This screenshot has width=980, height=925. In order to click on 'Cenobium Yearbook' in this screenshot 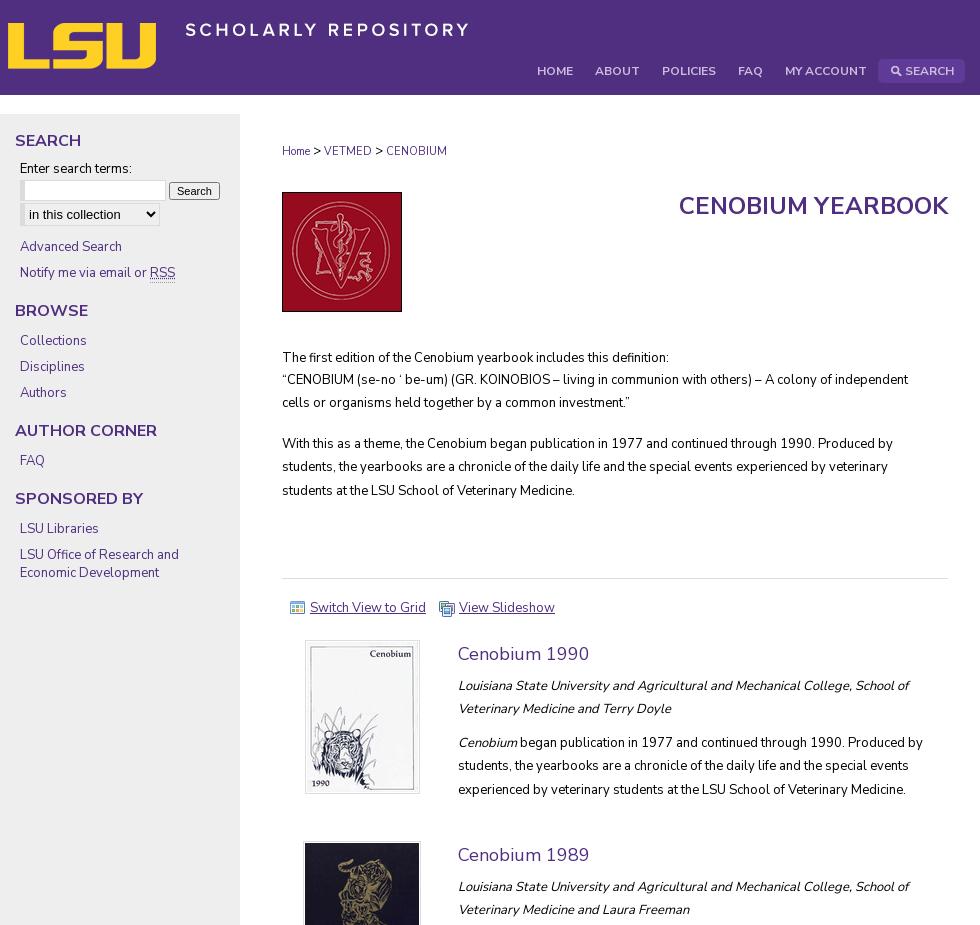, I will do `click(813, 204)`.